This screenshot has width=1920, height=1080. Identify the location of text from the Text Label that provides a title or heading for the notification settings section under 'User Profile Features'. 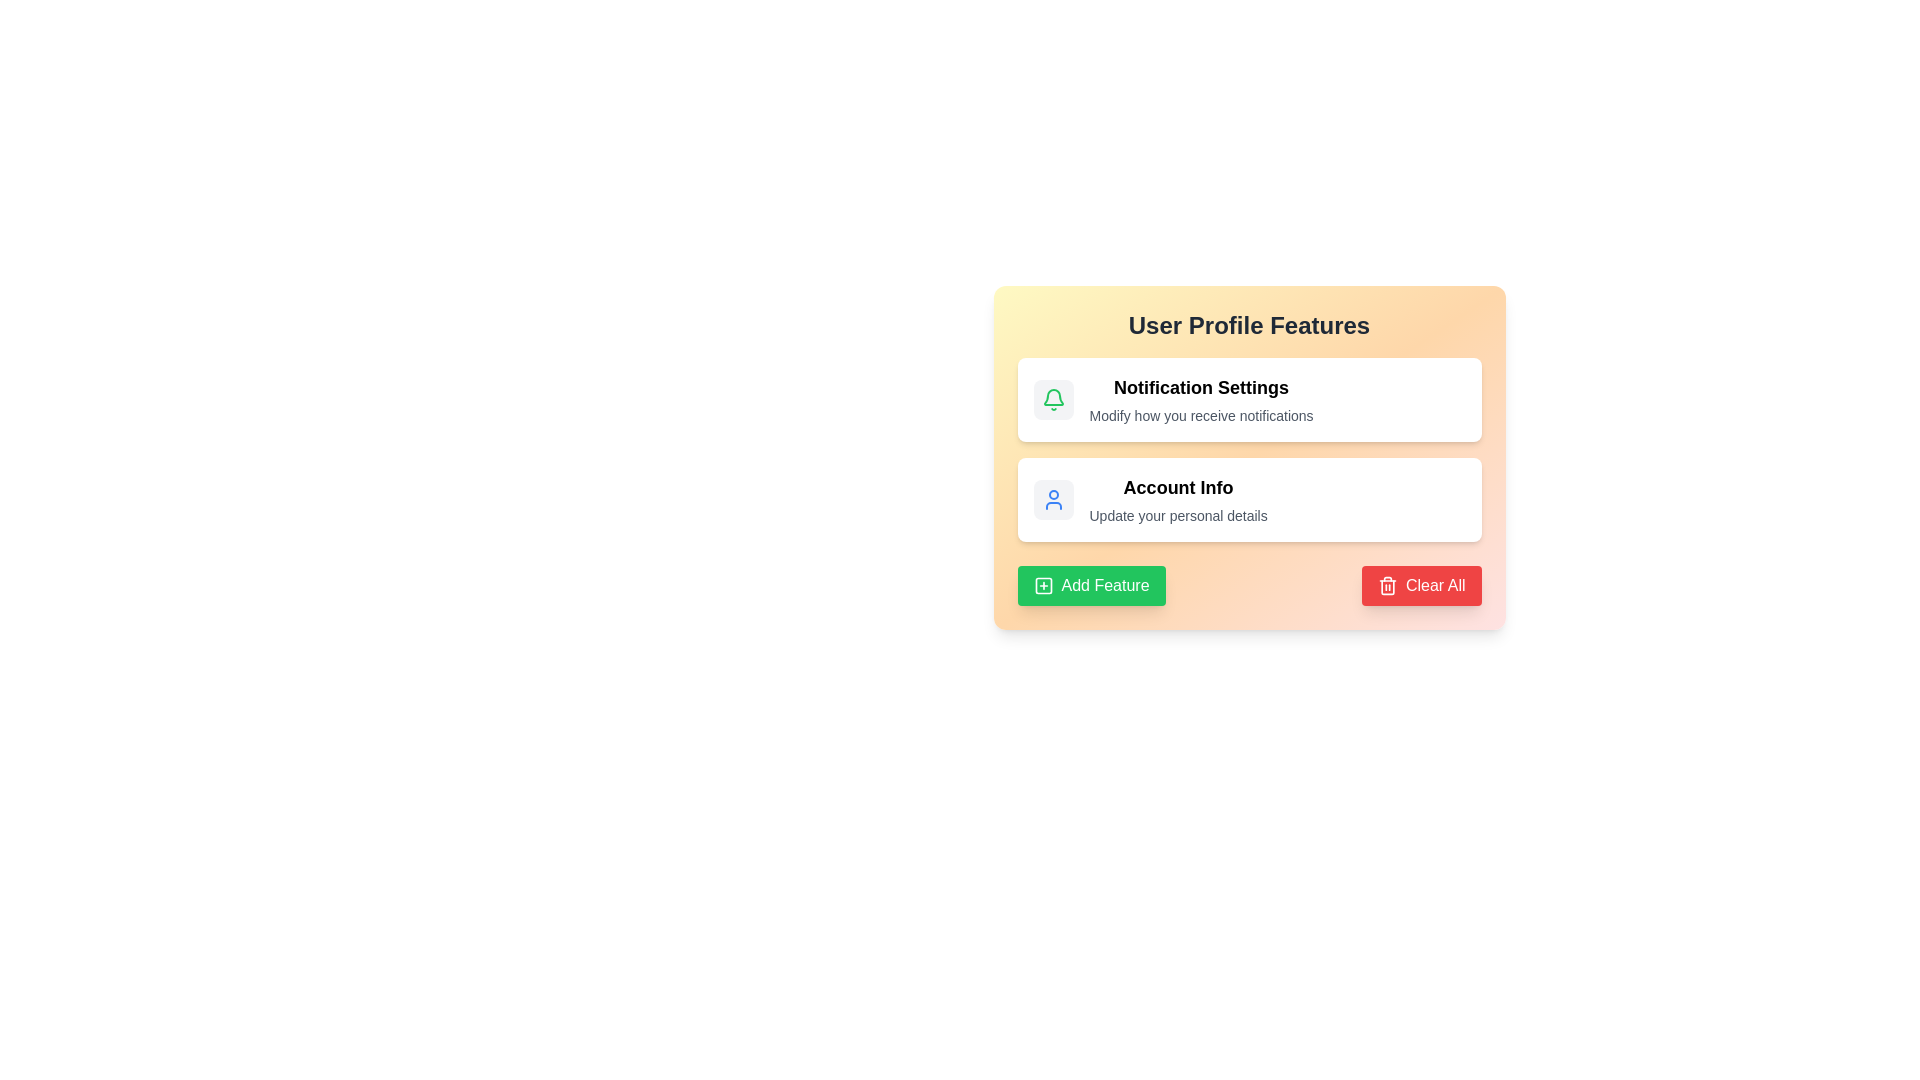
(1200, 388).